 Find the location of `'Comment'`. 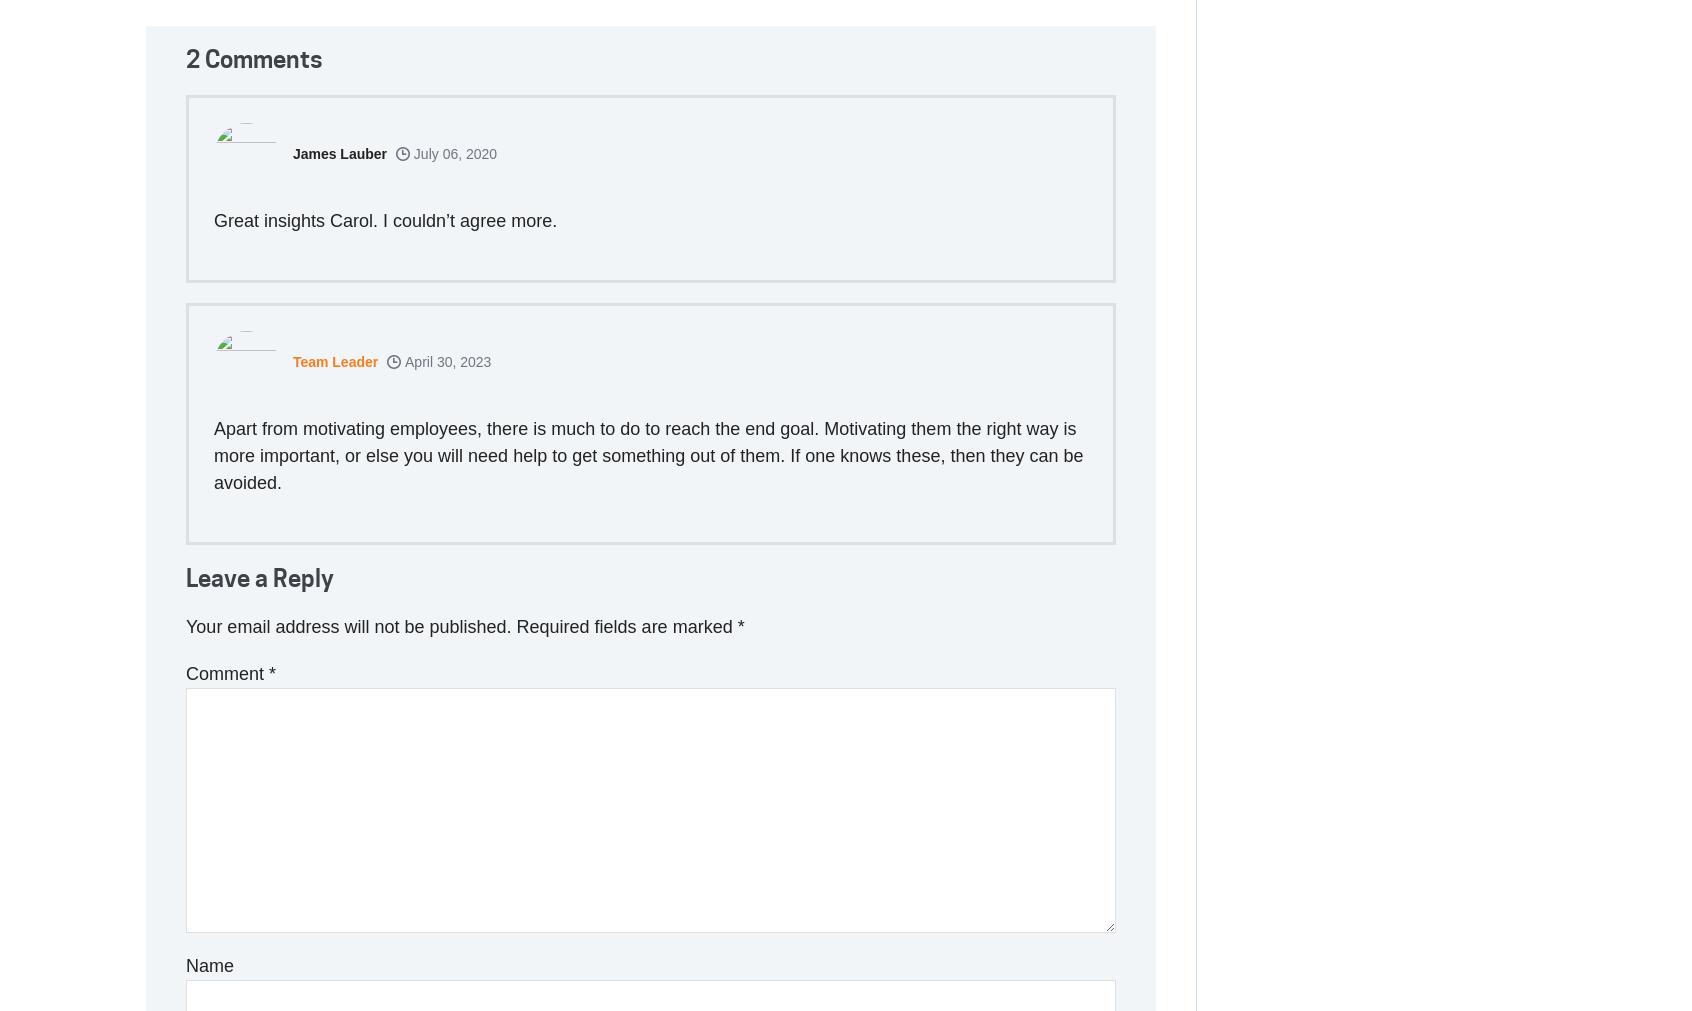

'Comment' is located at coordinates (227, 673).